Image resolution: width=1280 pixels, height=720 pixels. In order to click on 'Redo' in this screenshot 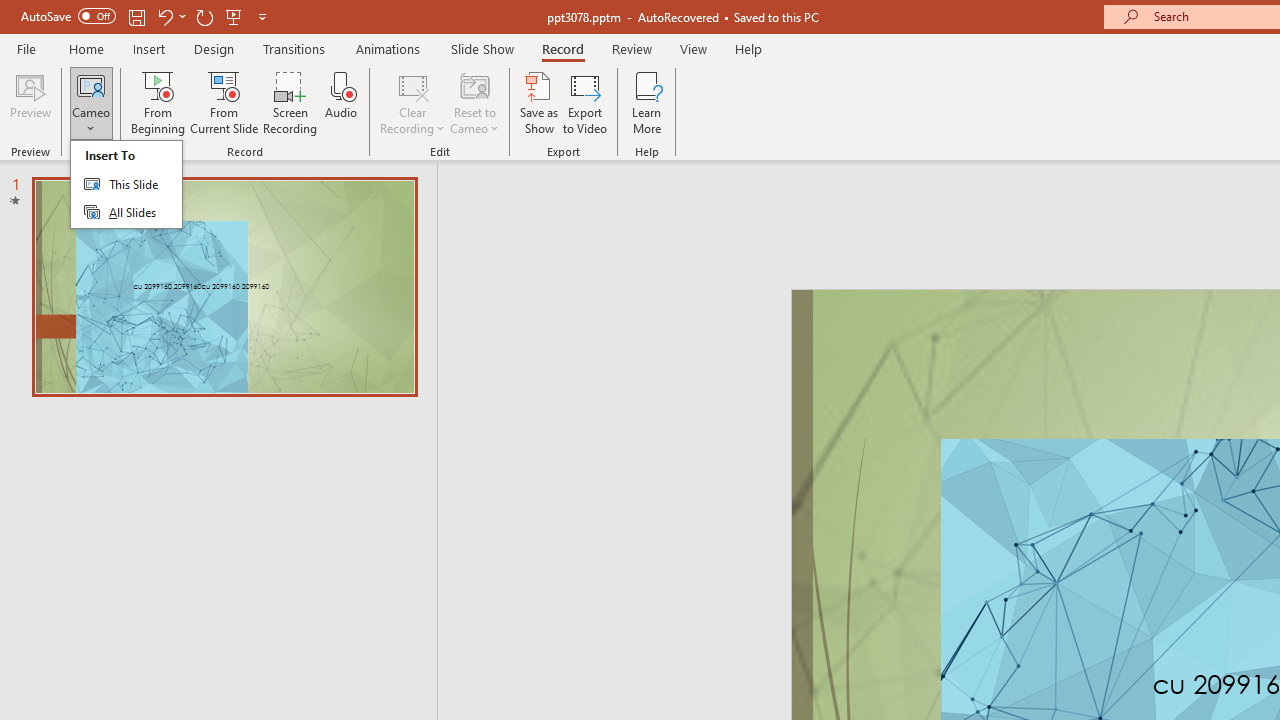, I will do `click(204, 16)`.